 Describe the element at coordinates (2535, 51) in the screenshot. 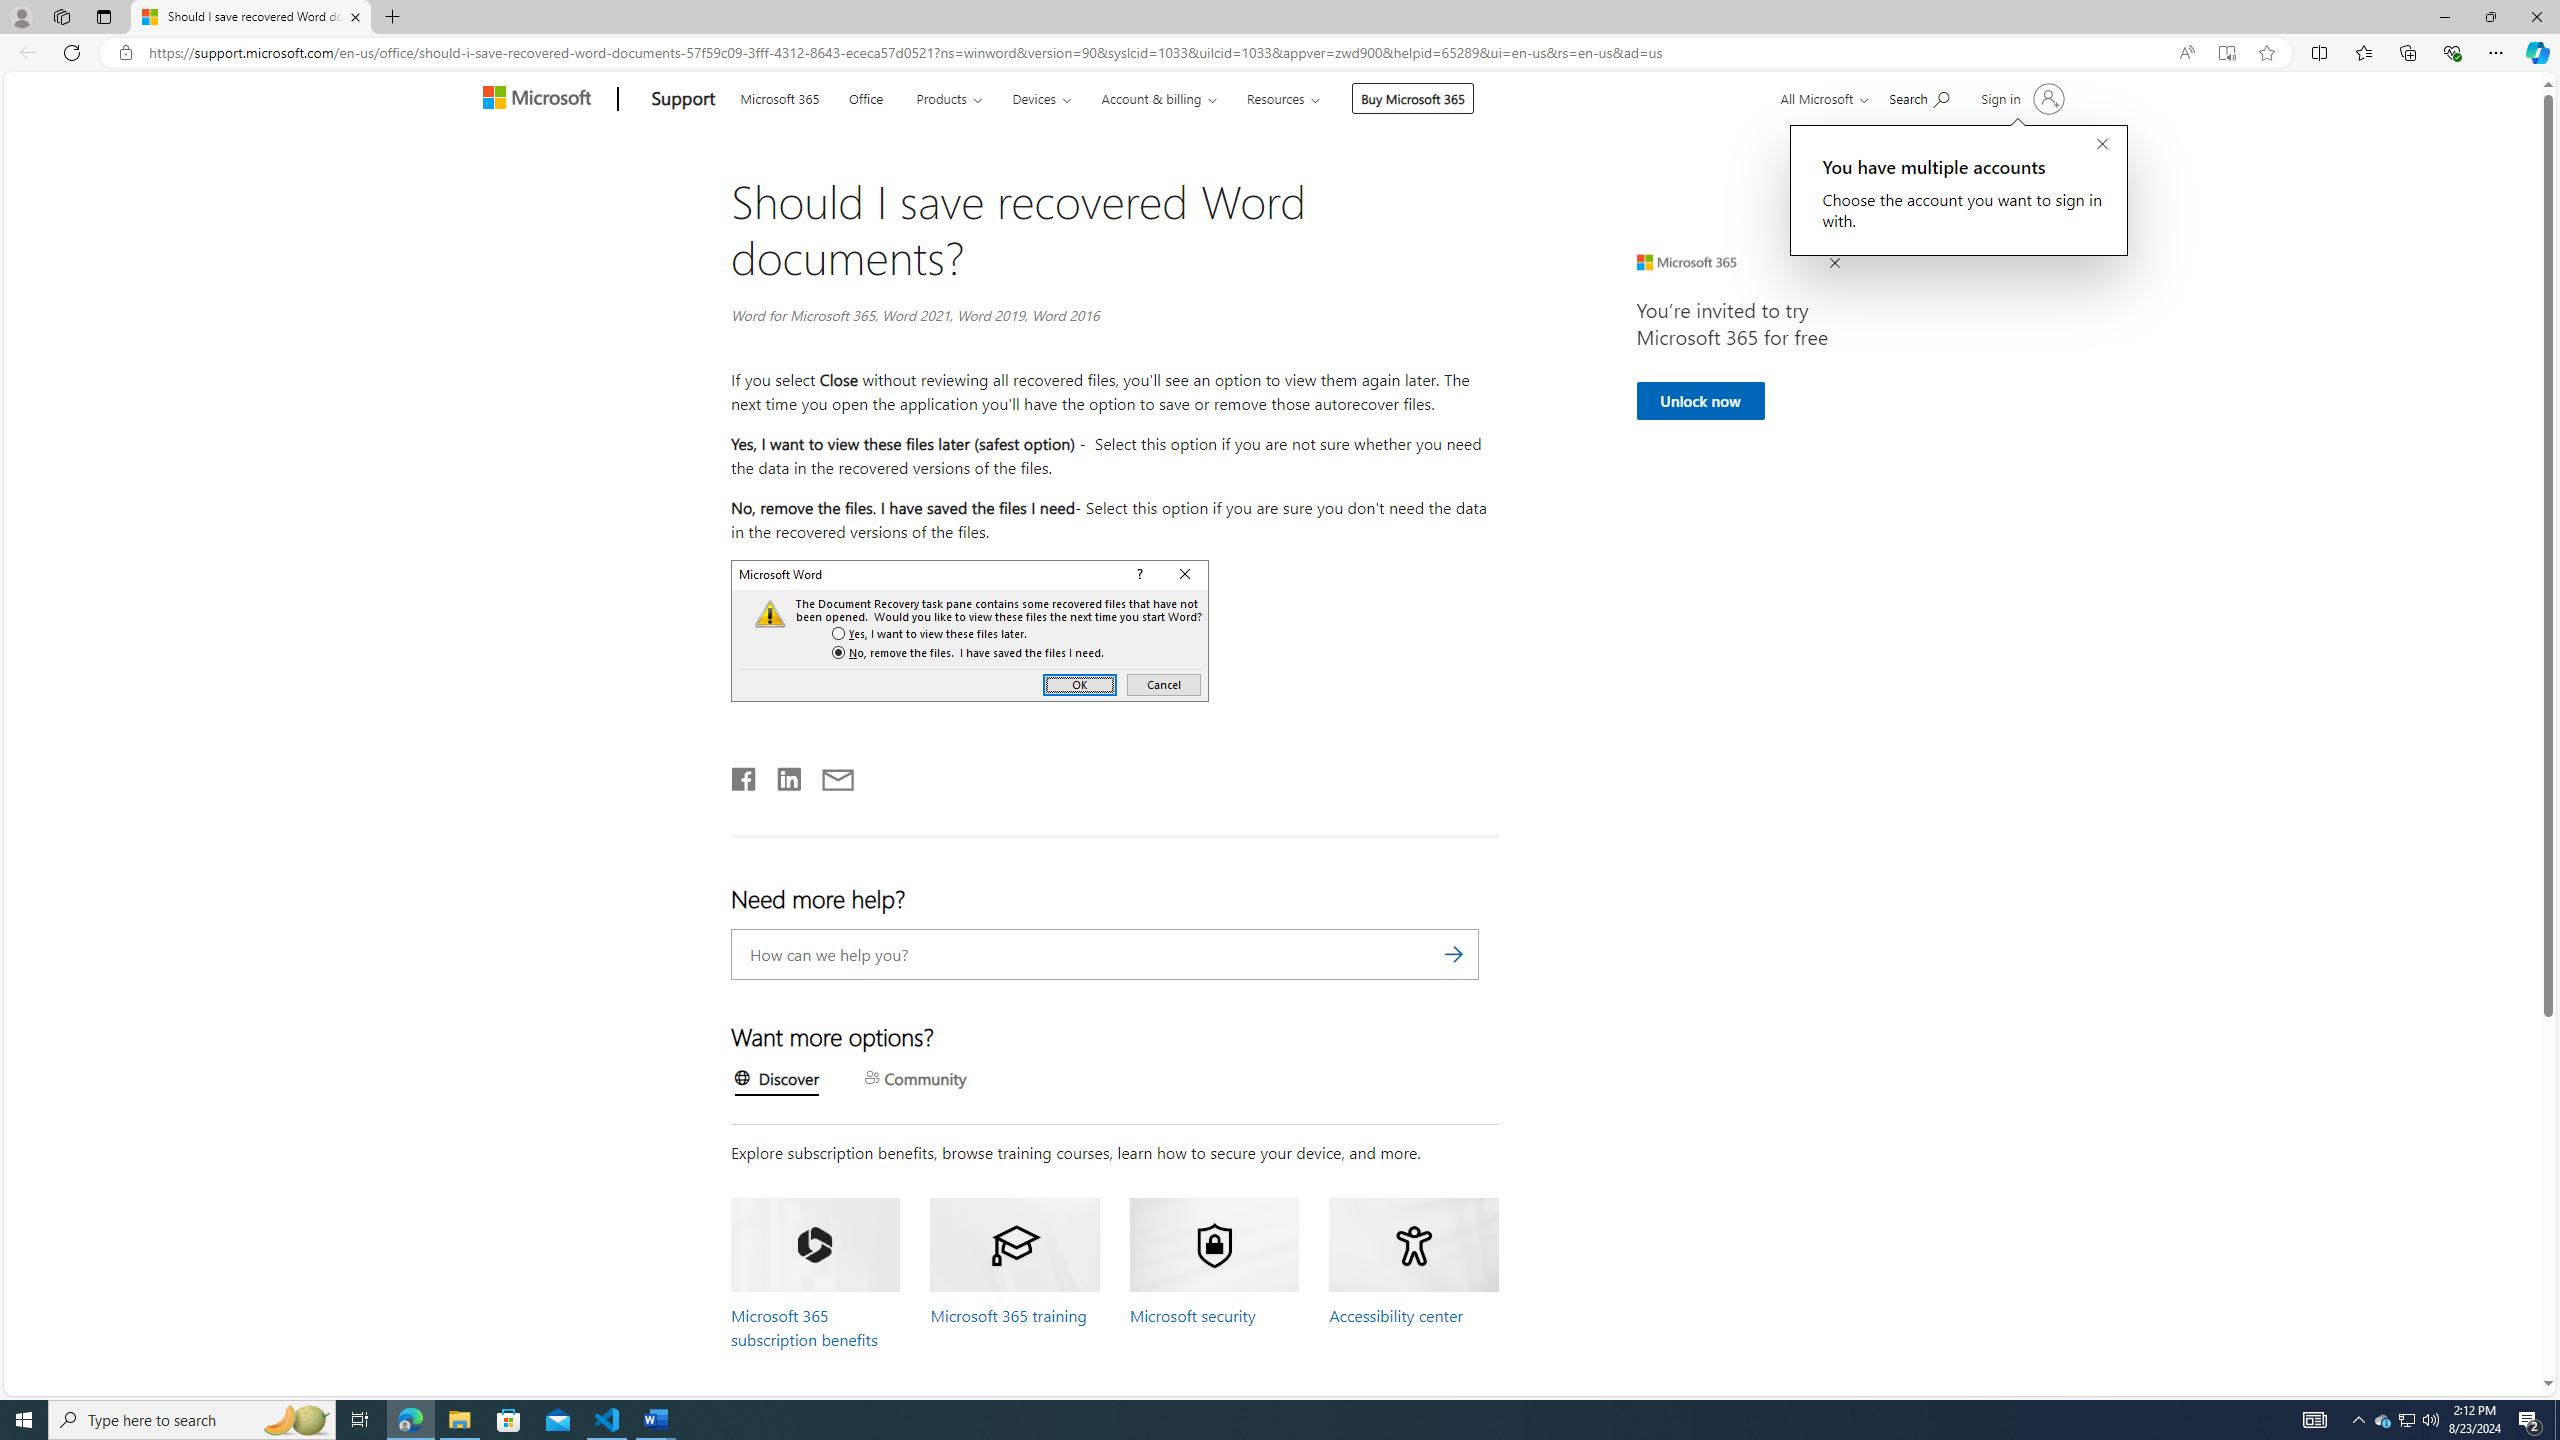

I see `'Copilot (Ctrl+Shift+.)'` at that location.